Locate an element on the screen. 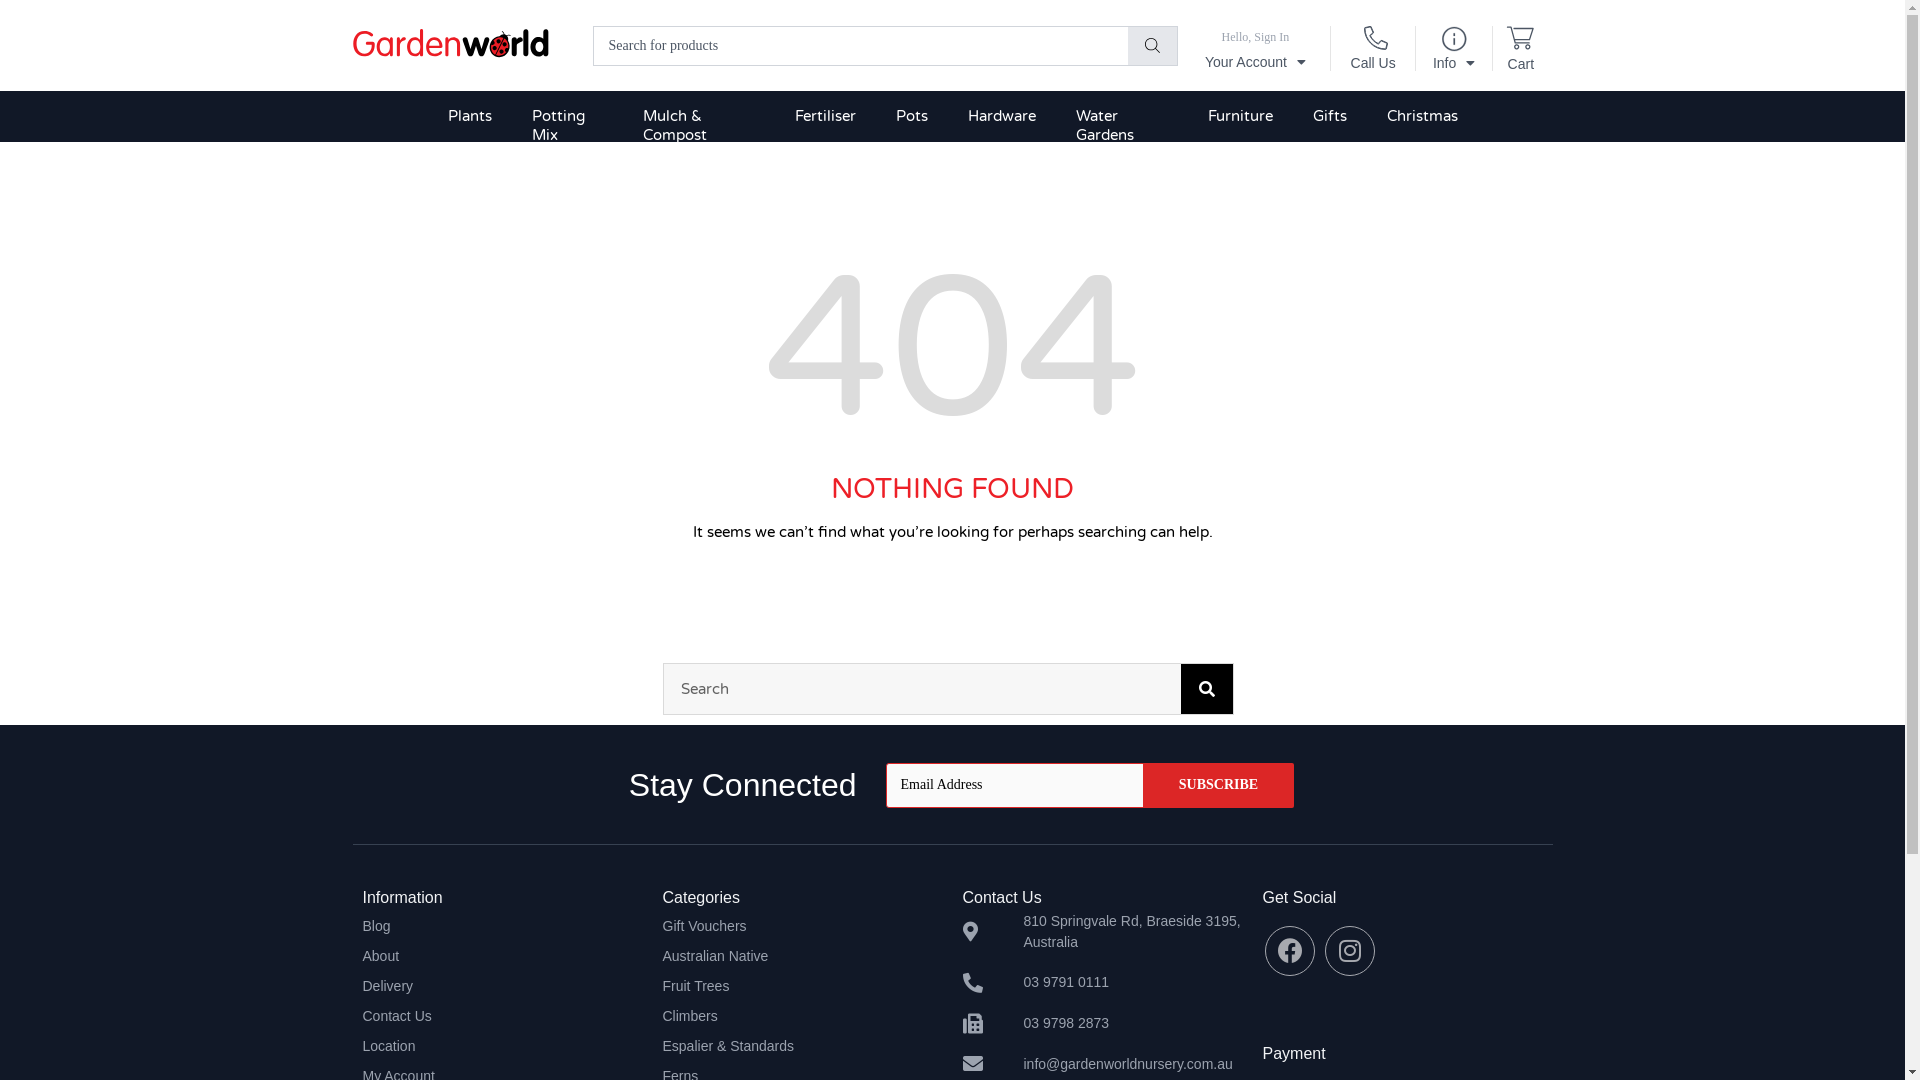 This screenshot has height=1080, width=1920. 'info@gardenworldnursery.com.au' is located at coordinates (1101, 1063).